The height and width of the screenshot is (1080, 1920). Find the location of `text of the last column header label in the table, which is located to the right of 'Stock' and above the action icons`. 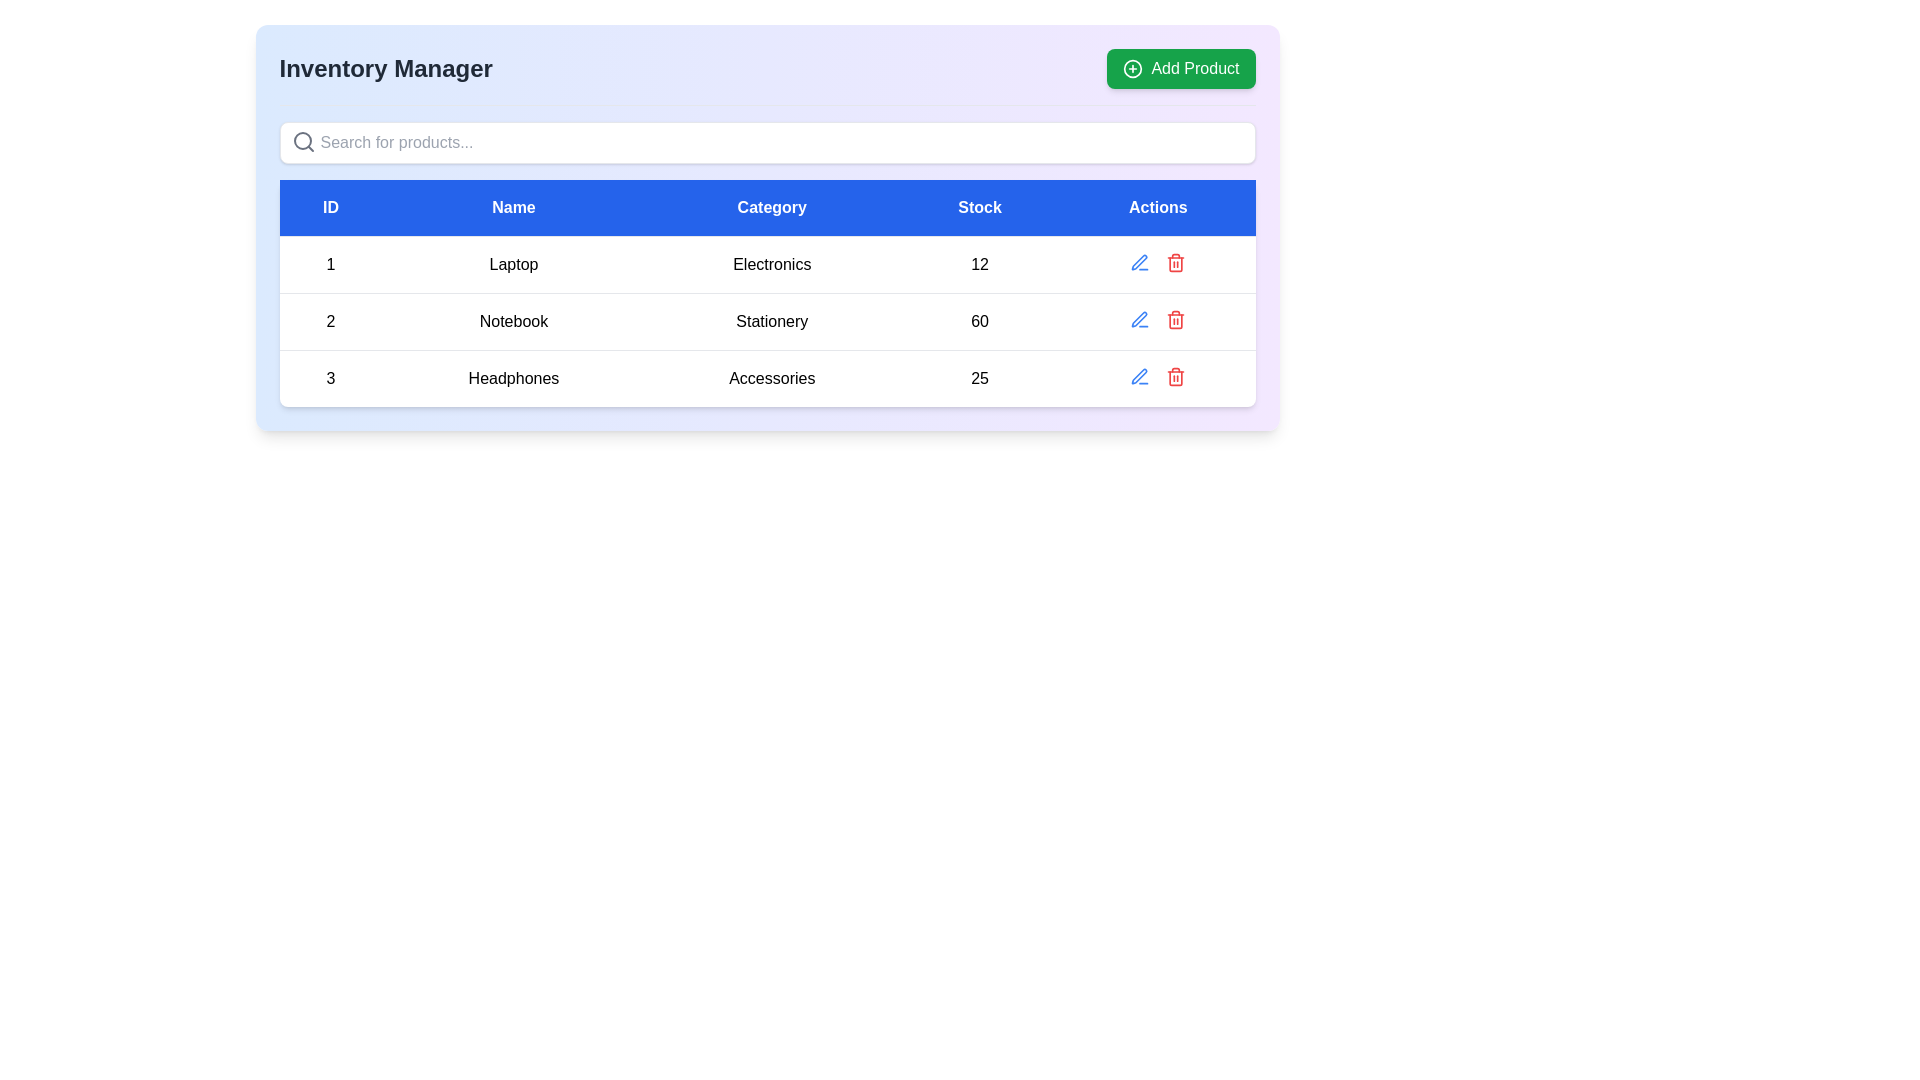

text of the last column header label in the table, which is located to the right of 'Stock' and above the action icons is located at coordinates (1158, 208).